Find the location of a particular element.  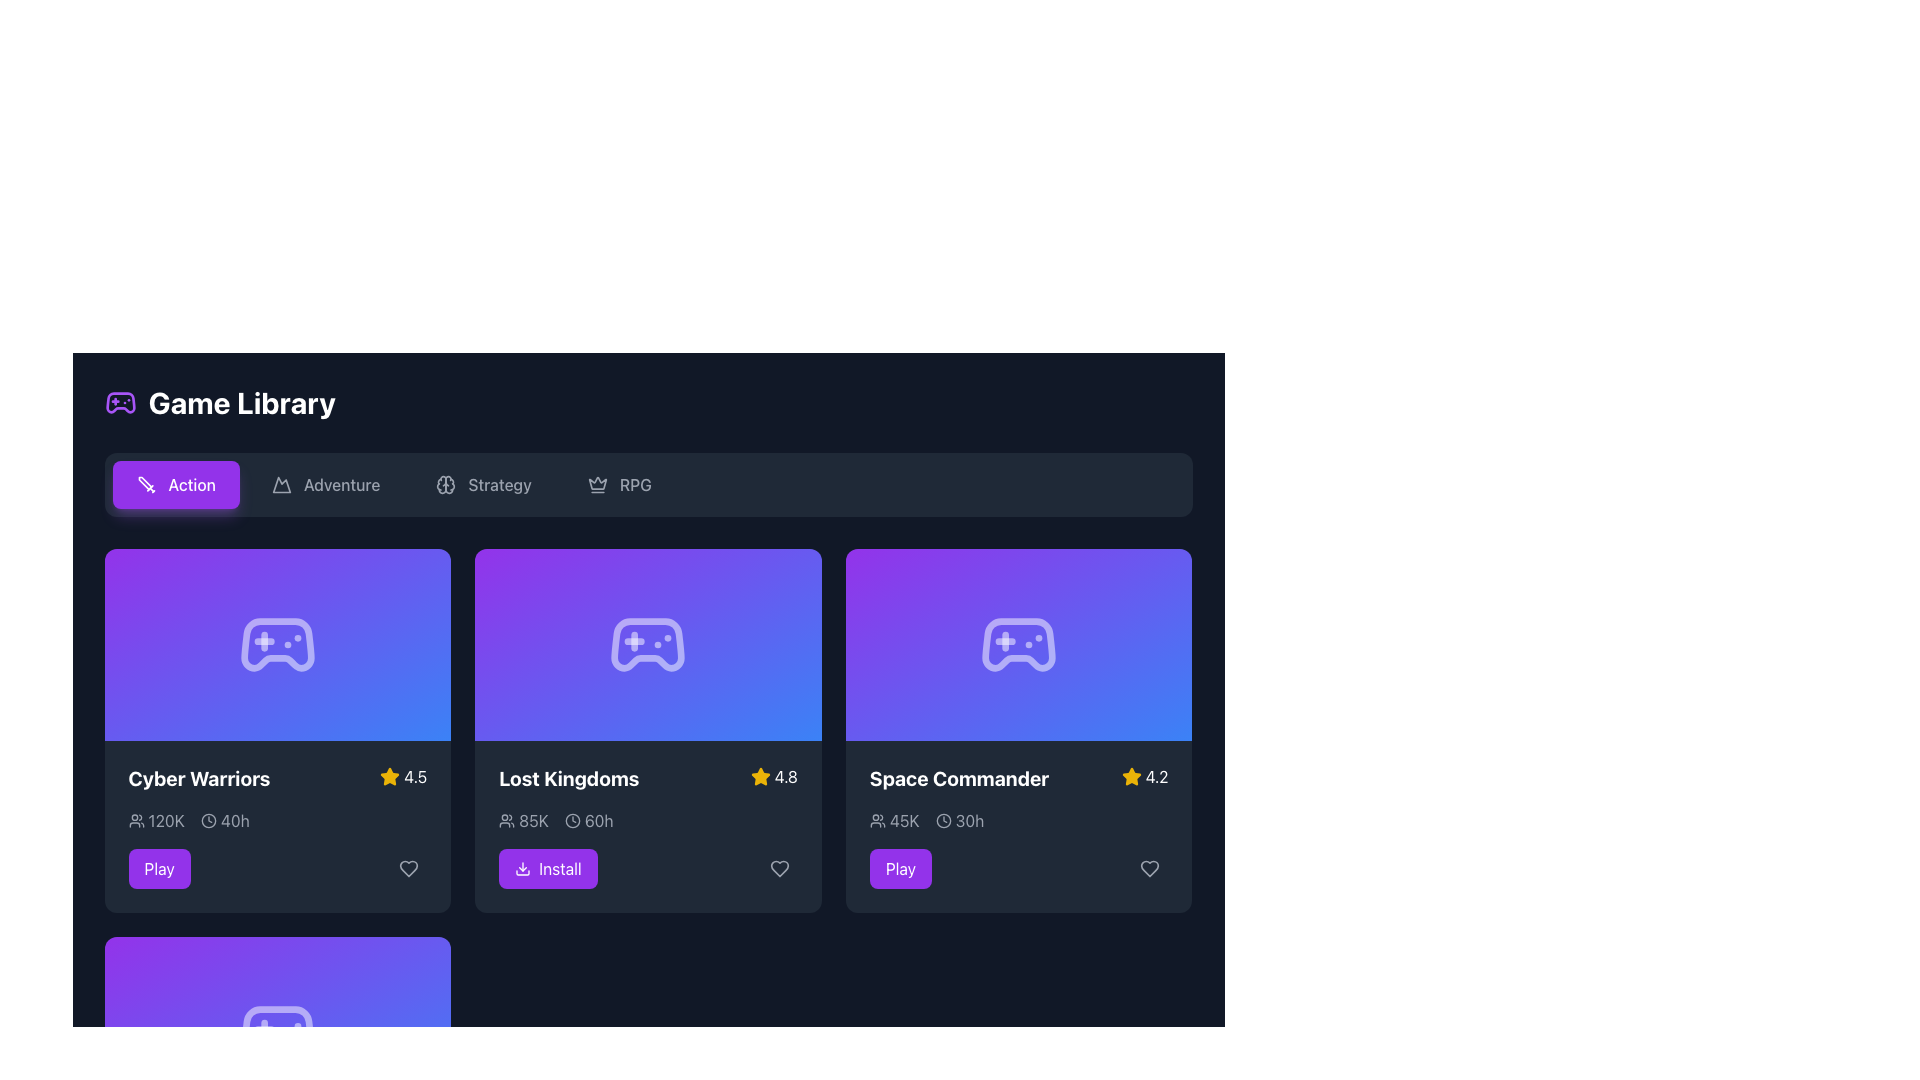

static text element displaying '40h' located below the title 'Cyber Warriors' in the game library interface, next to a clock icon is located at coordinates (225, 821).